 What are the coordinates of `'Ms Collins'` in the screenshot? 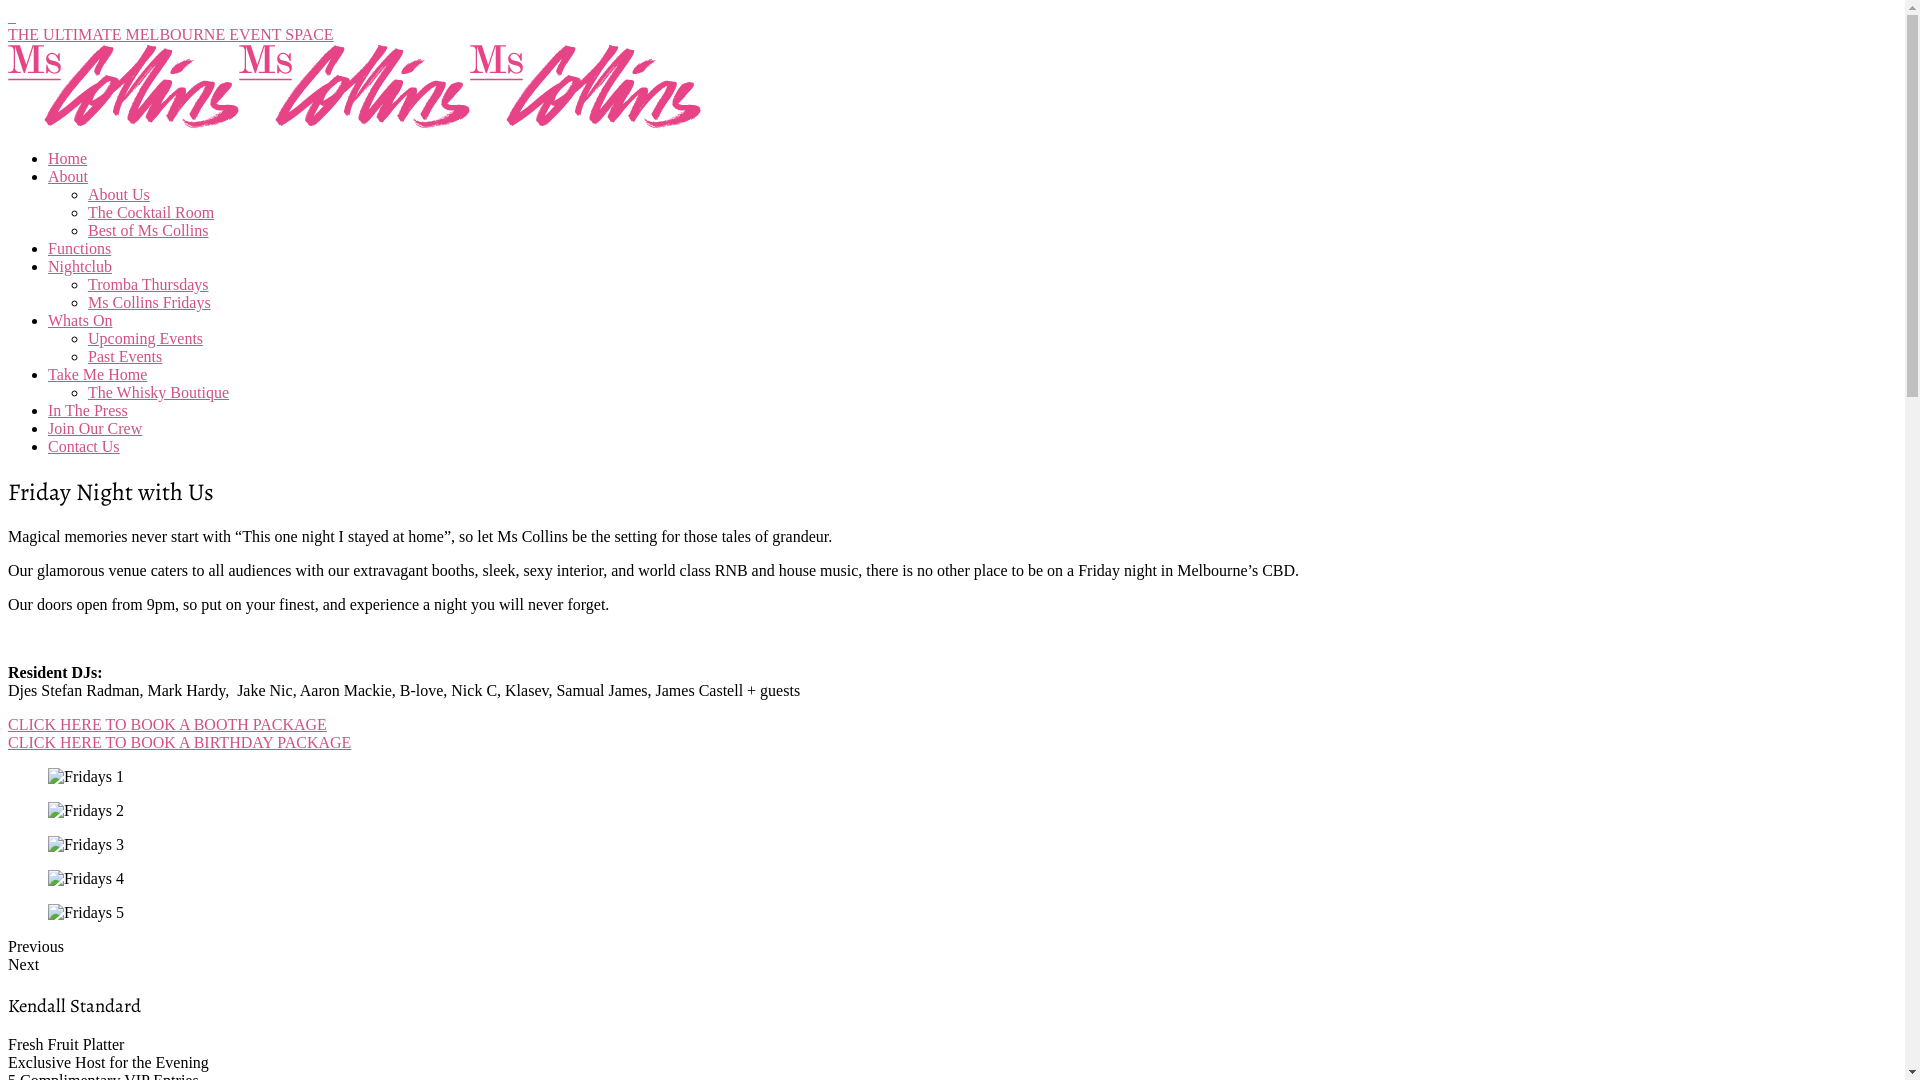 It's located at (122, 124).